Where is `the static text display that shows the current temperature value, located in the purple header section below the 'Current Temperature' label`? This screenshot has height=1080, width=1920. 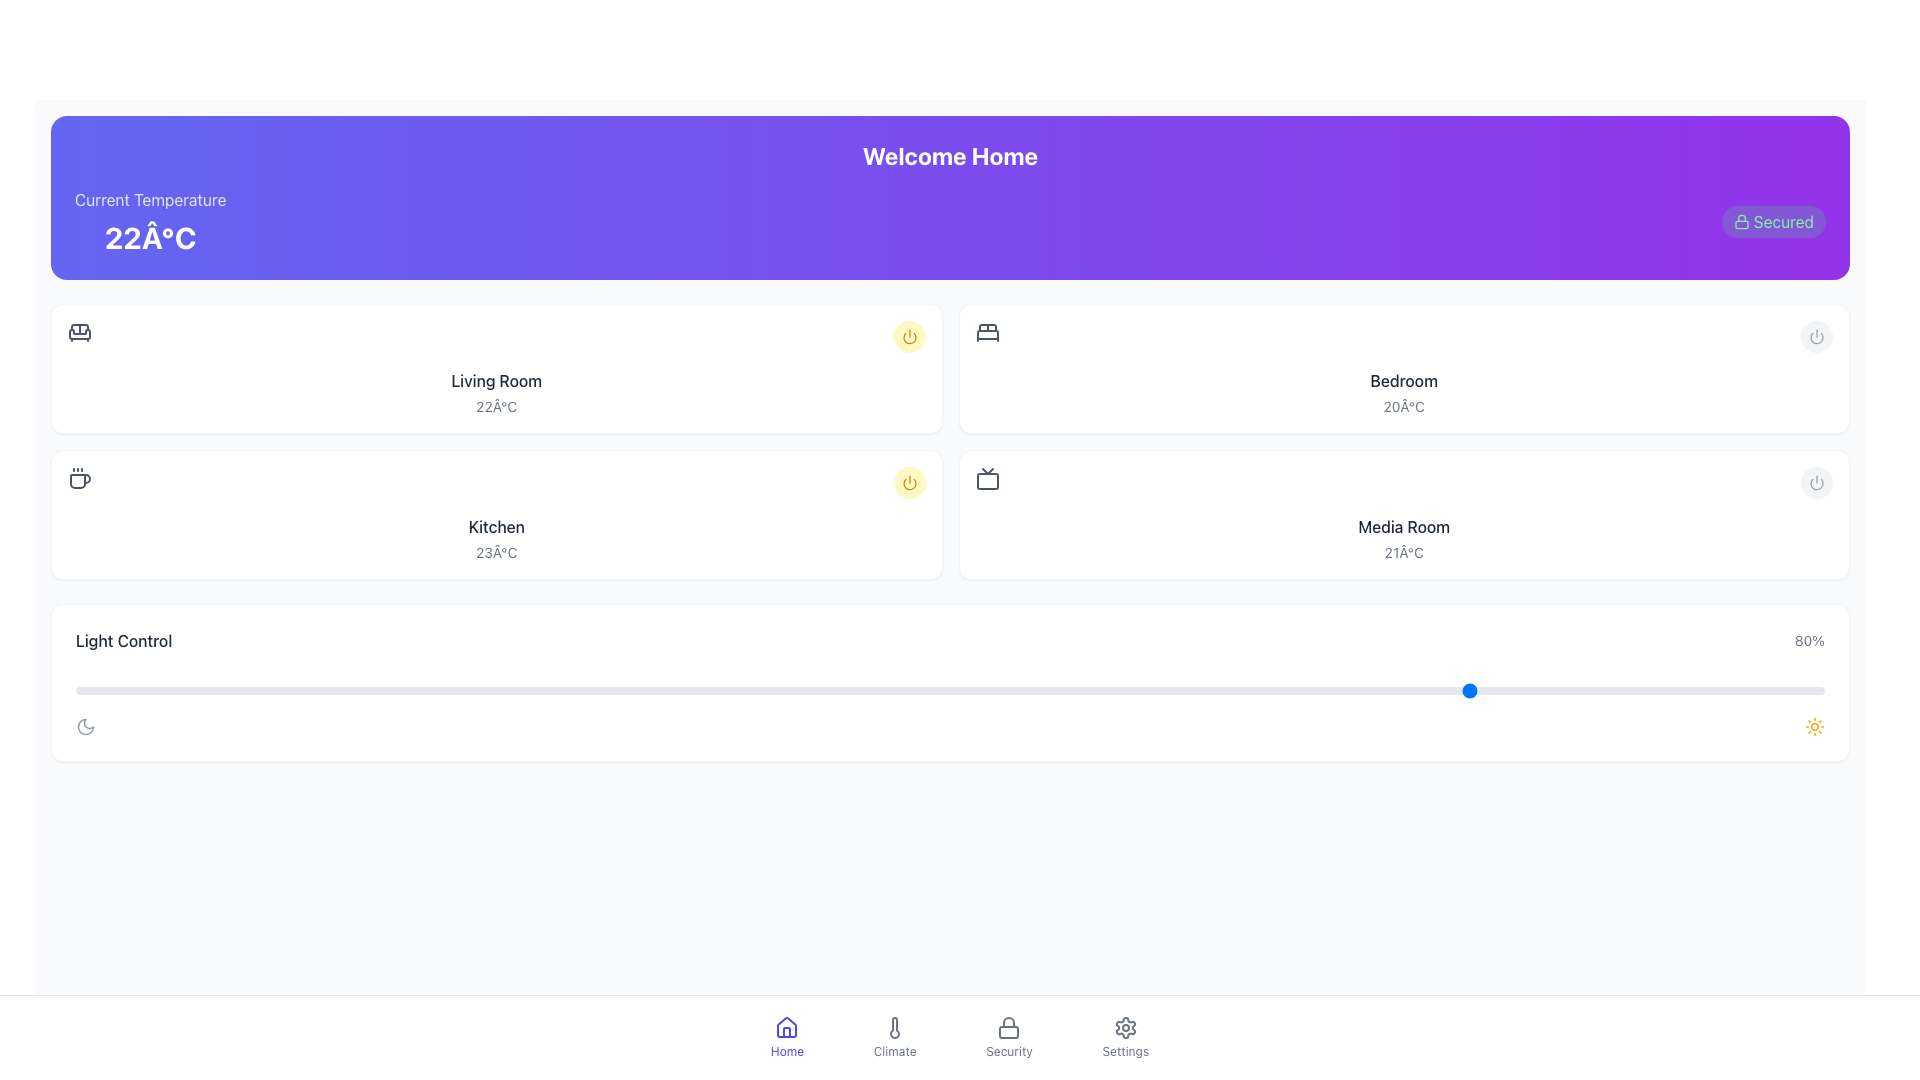 the static text display that shows the current temperature value, located in the purple header section below the 'Current Temperature' label is located at coordinates (149, 237).